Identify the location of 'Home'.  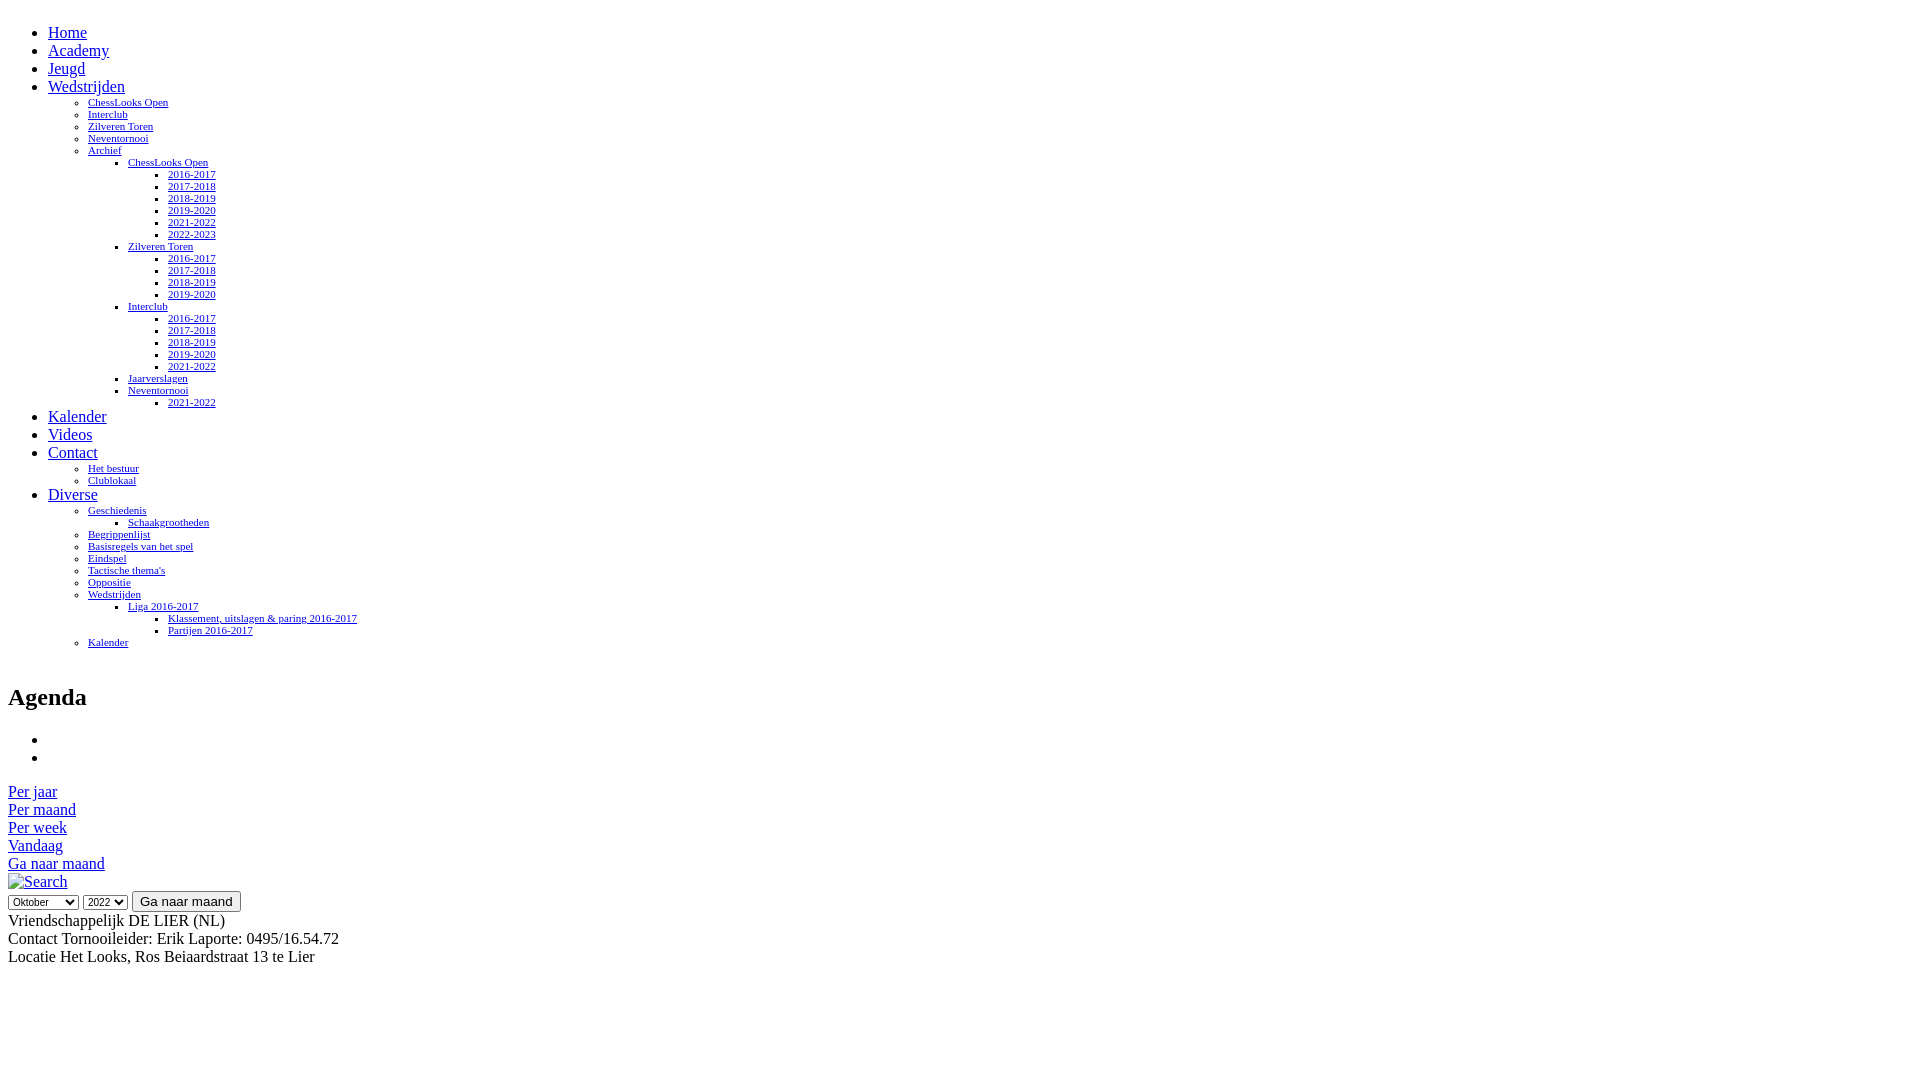
(67, 32).